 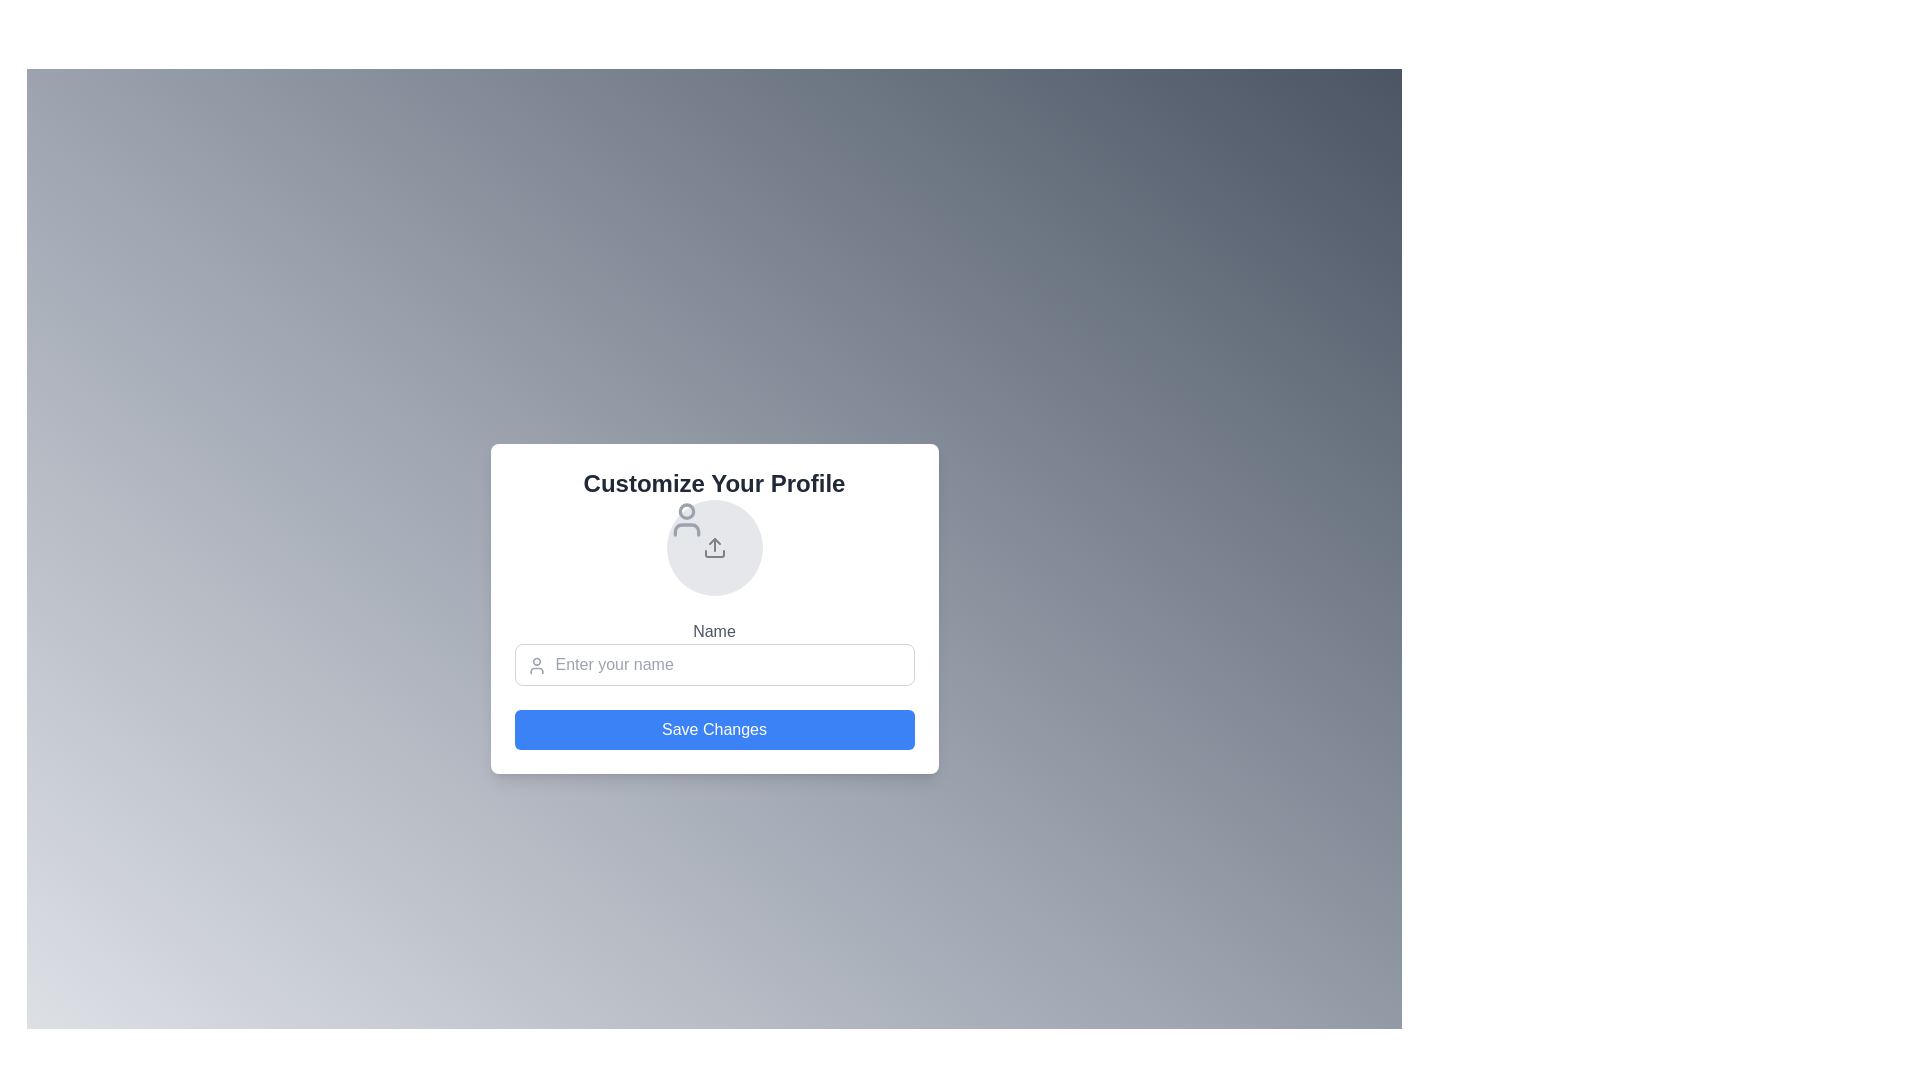 I want to click on the upload icon located centrally within the circular profile picture area, beneath the 'Customize Your Profile' heading, to initiate a file upload, so click(x=714, y=547).